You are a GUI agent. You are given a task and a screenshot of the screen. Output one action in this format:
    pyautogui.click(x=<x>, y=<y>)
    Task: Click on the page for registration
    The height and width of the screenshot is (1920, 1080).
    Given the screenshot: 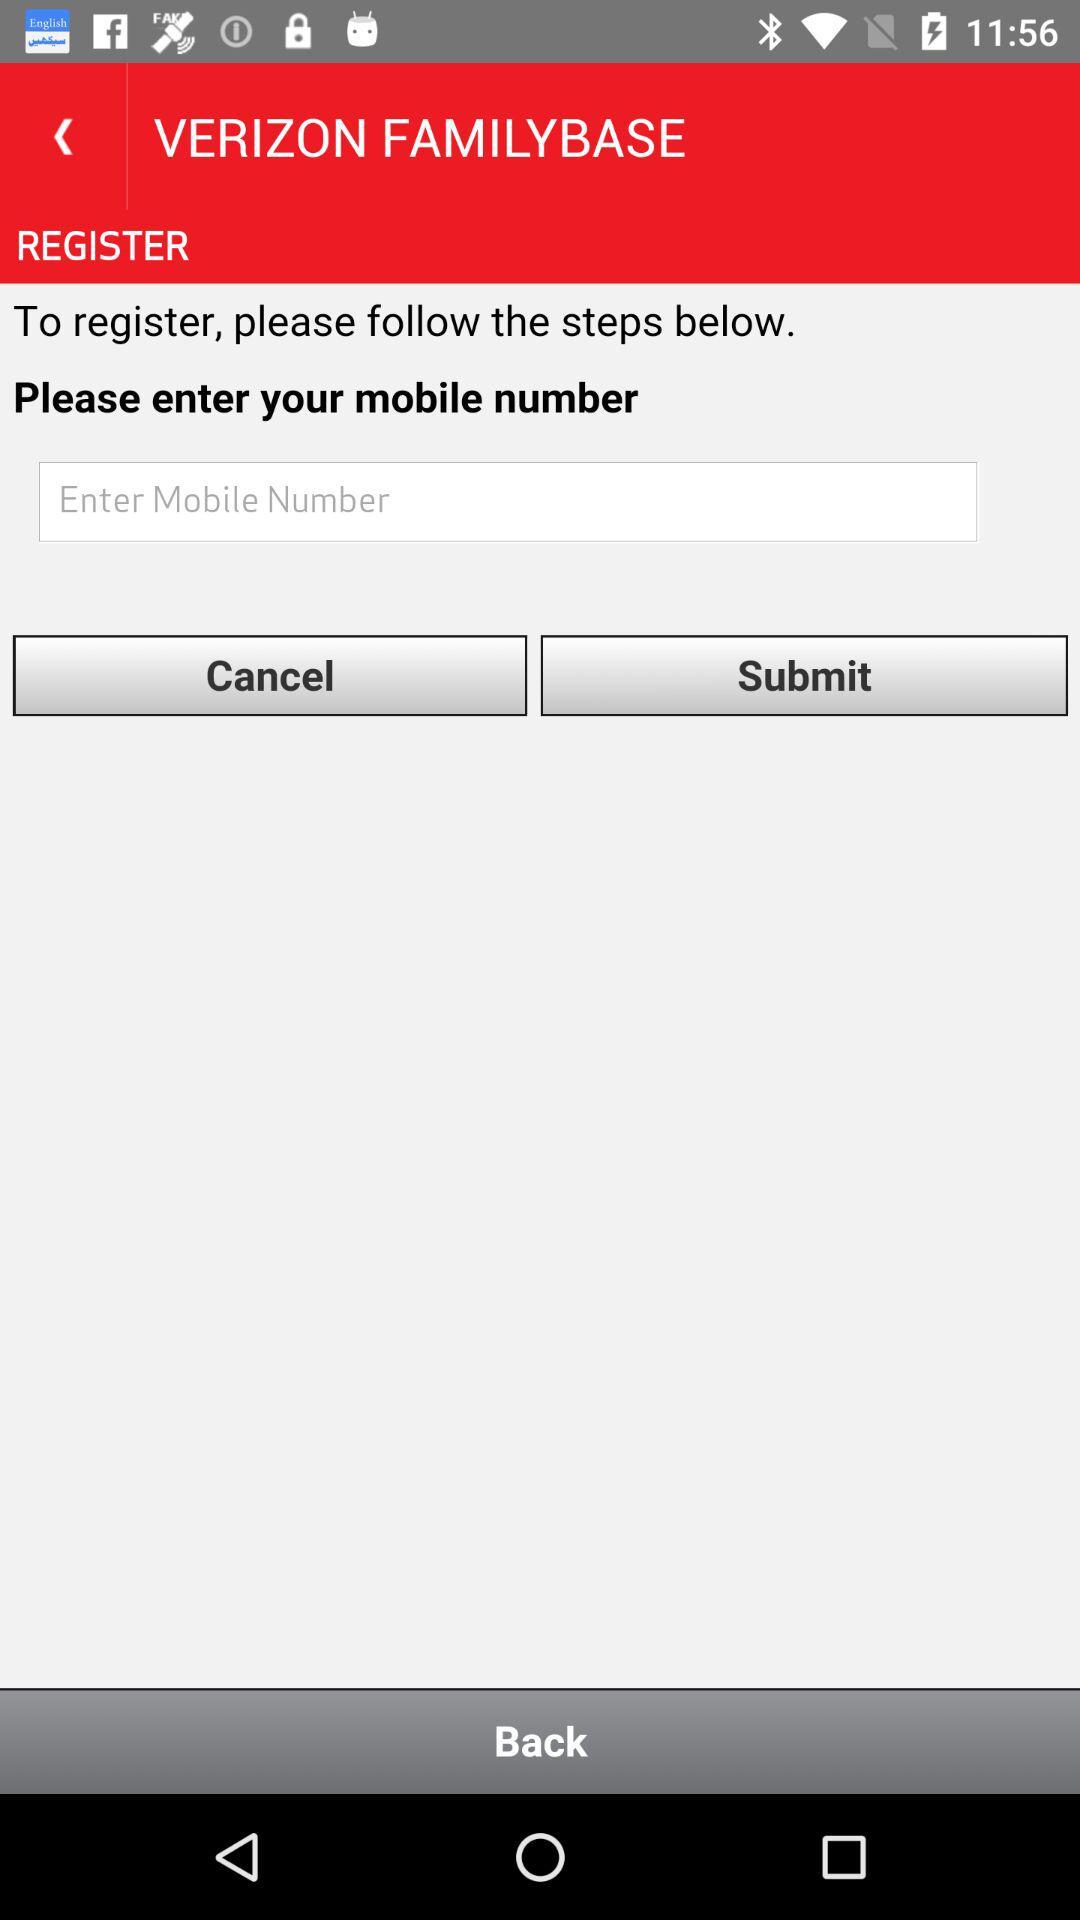 What is the action you would take?
    pyautogui.click(x=540, y=1002)
    